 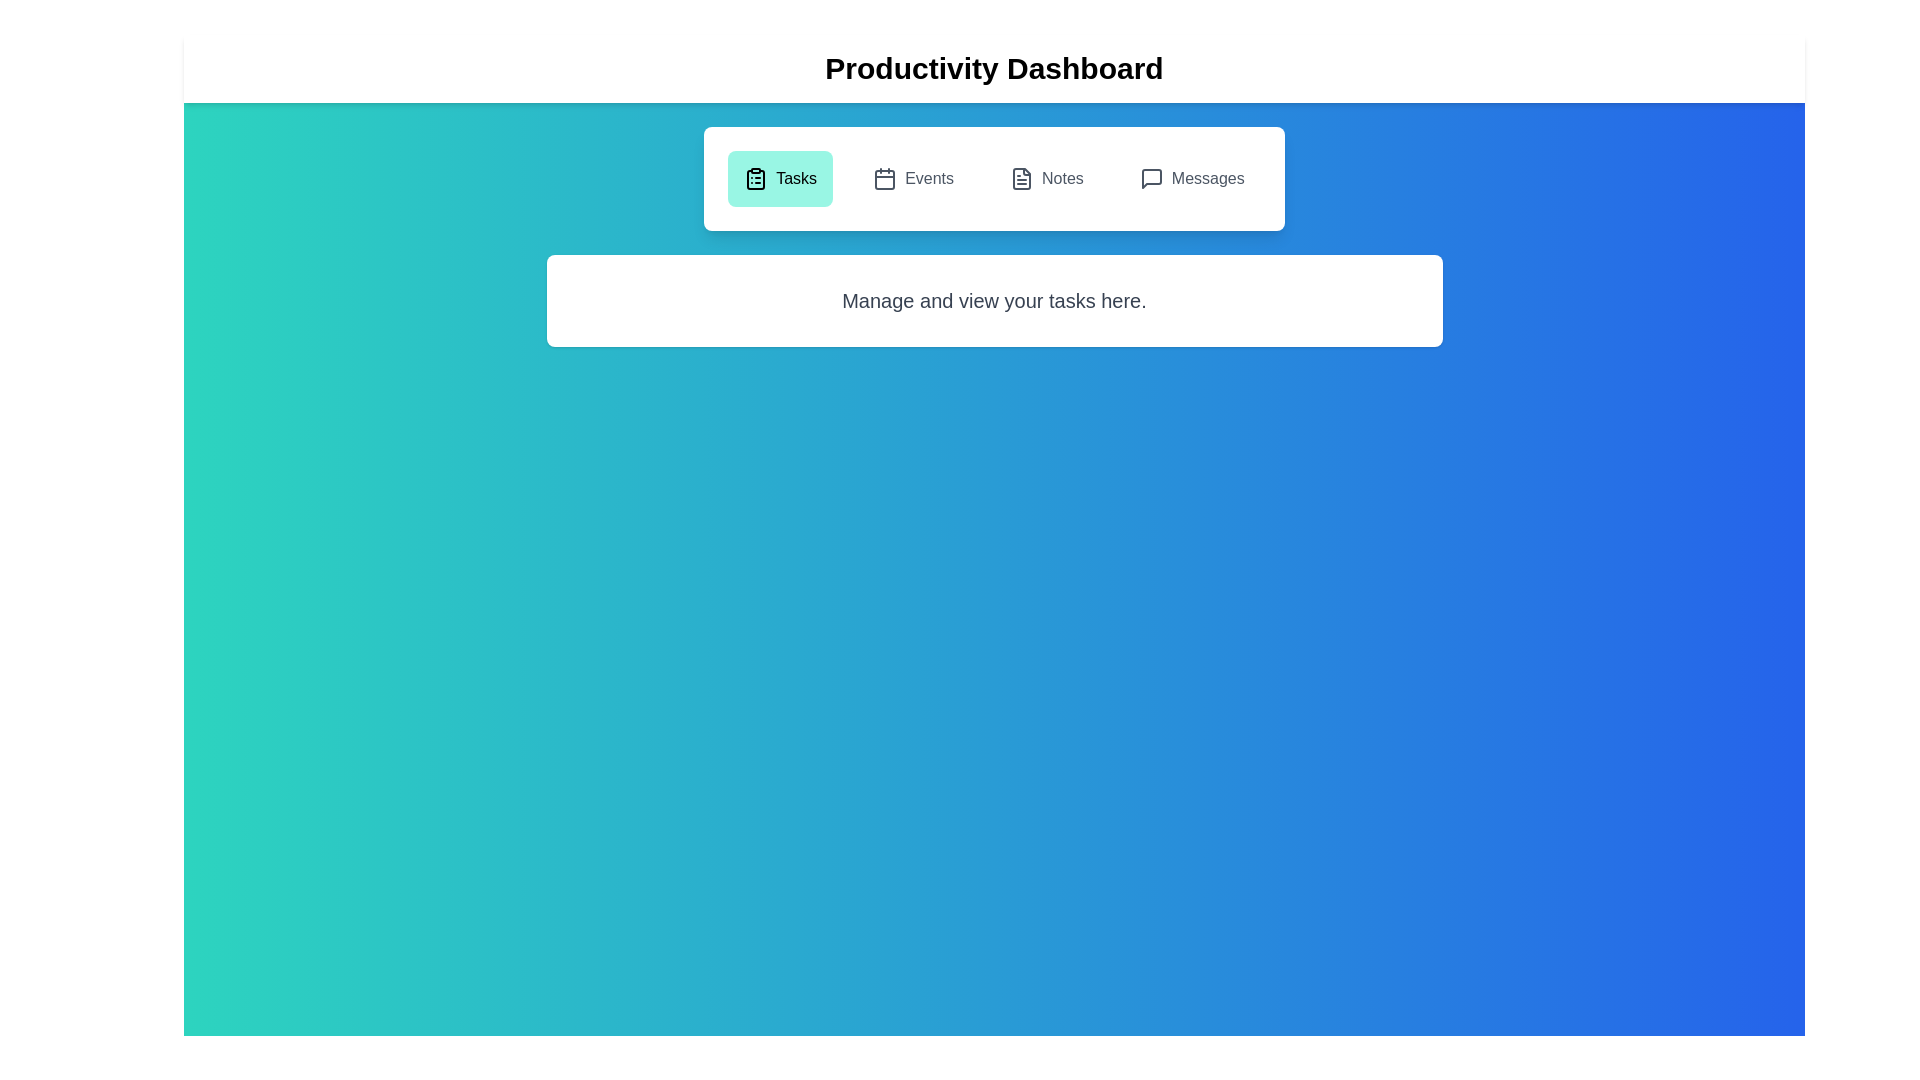 What do you see at coordinates (911, 177) in the screenshot?
I see `the Events tab` at bounding box center [911, 177].